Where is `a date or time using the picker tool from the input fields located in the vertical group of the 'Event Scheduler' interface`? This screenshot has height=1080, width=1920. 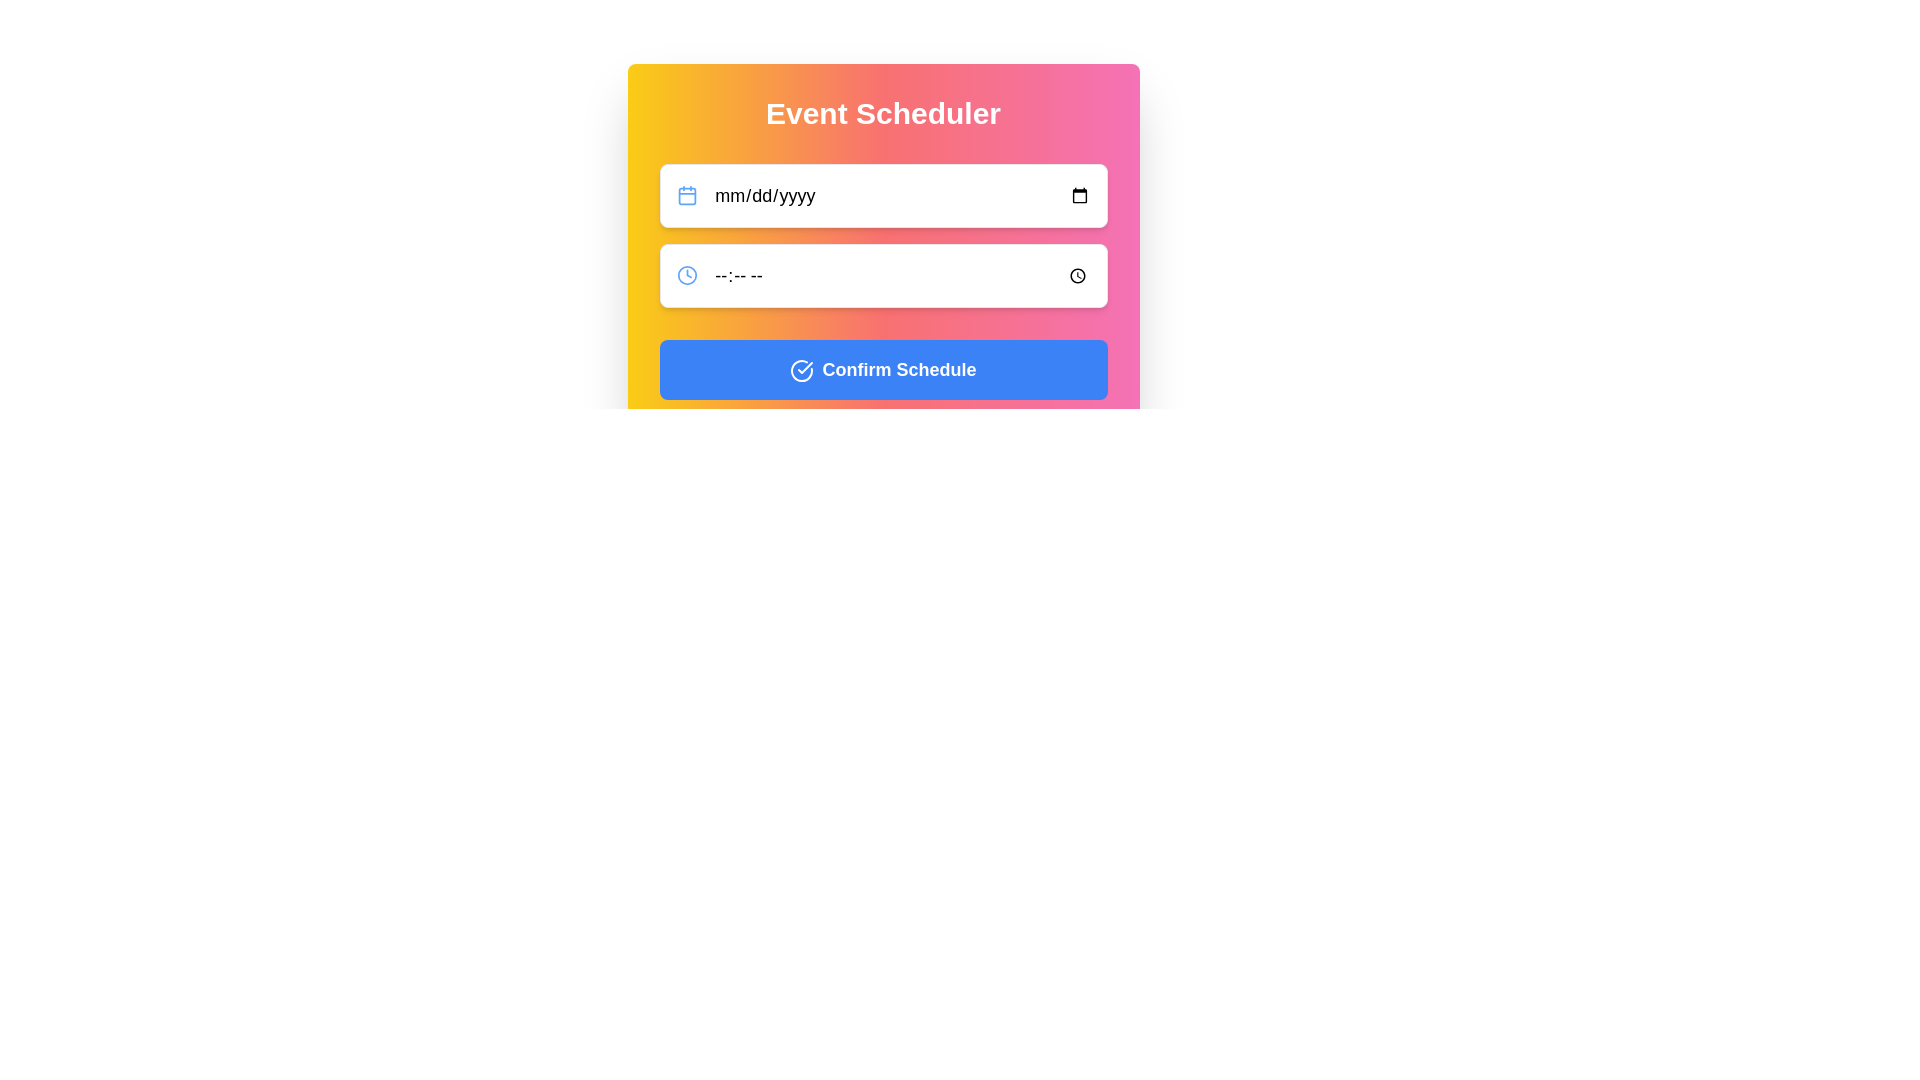 a date or time using the picker tool from the input fields located in the vertical group of the 'Event Scheduler' interface is located at coordinates (882, 234).